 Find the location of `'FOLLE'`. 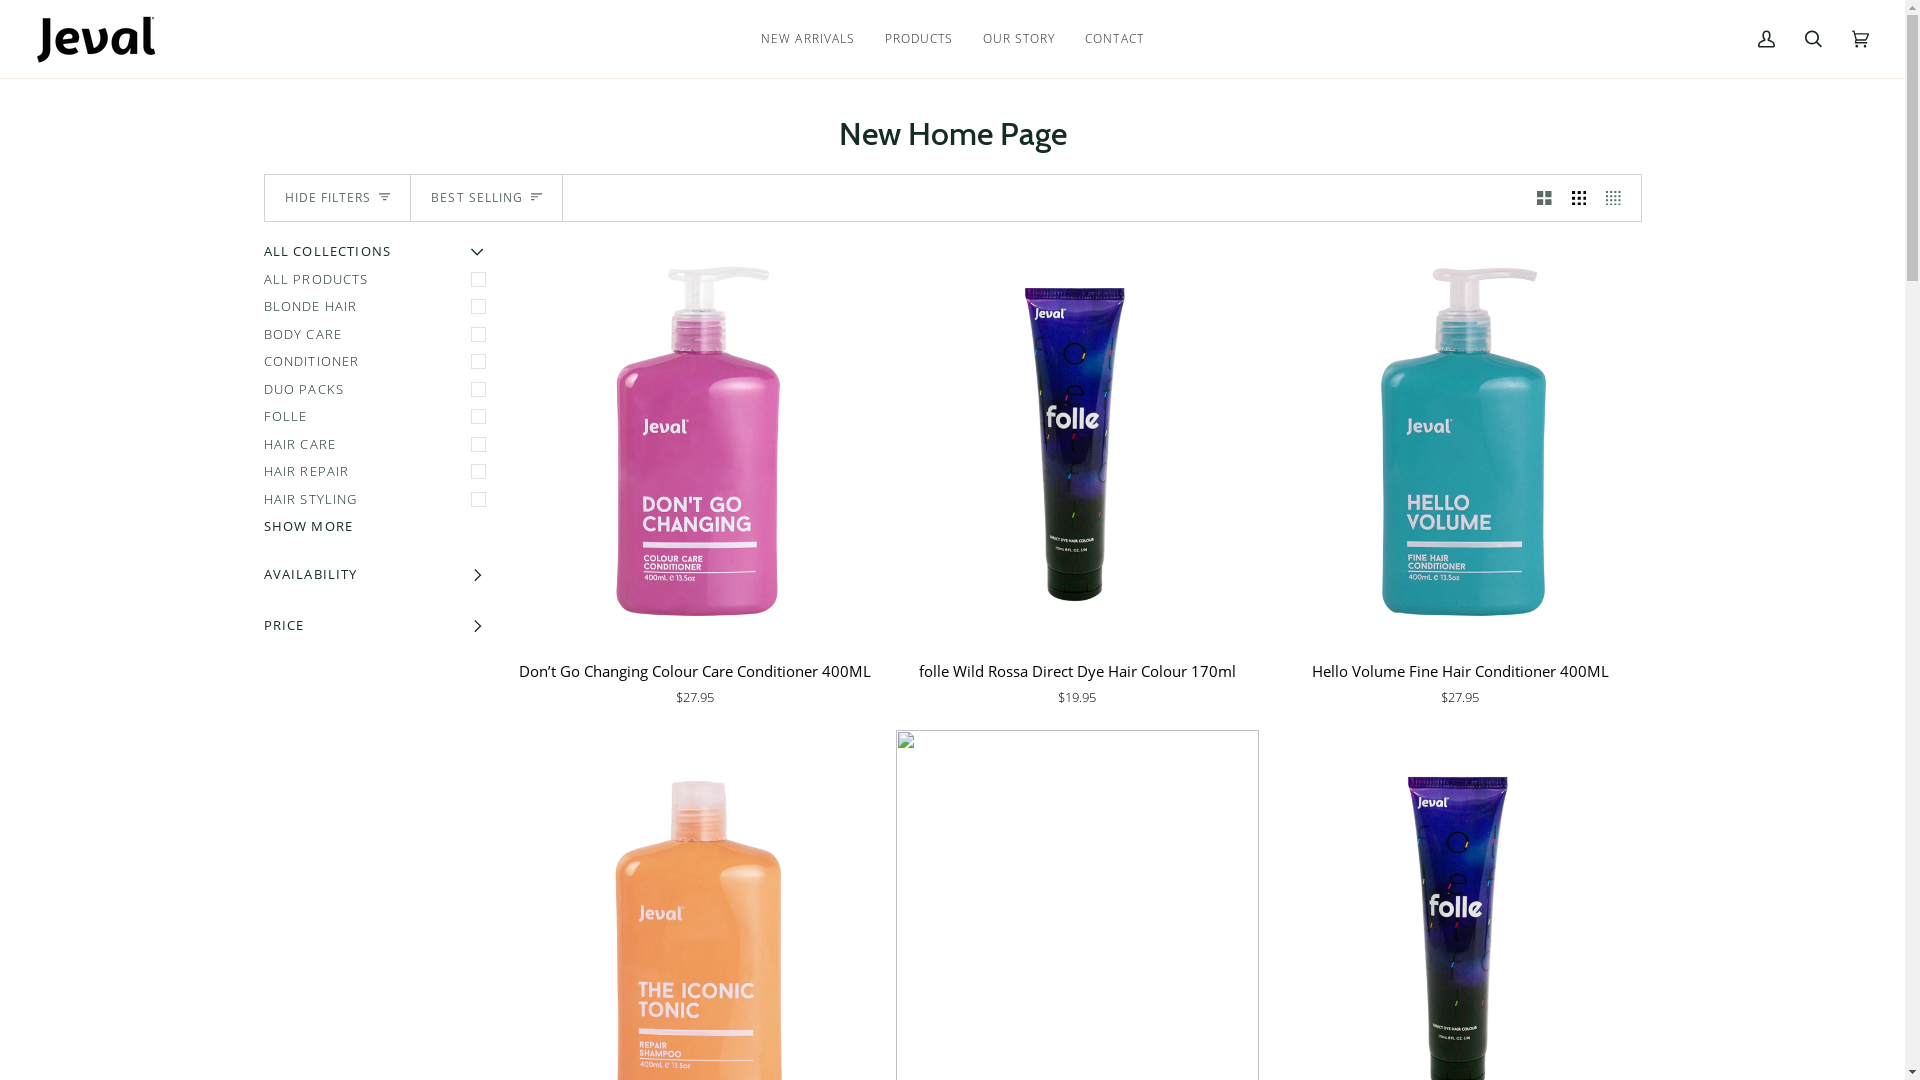

'FOLLE' is located at coordinates (379, 415).